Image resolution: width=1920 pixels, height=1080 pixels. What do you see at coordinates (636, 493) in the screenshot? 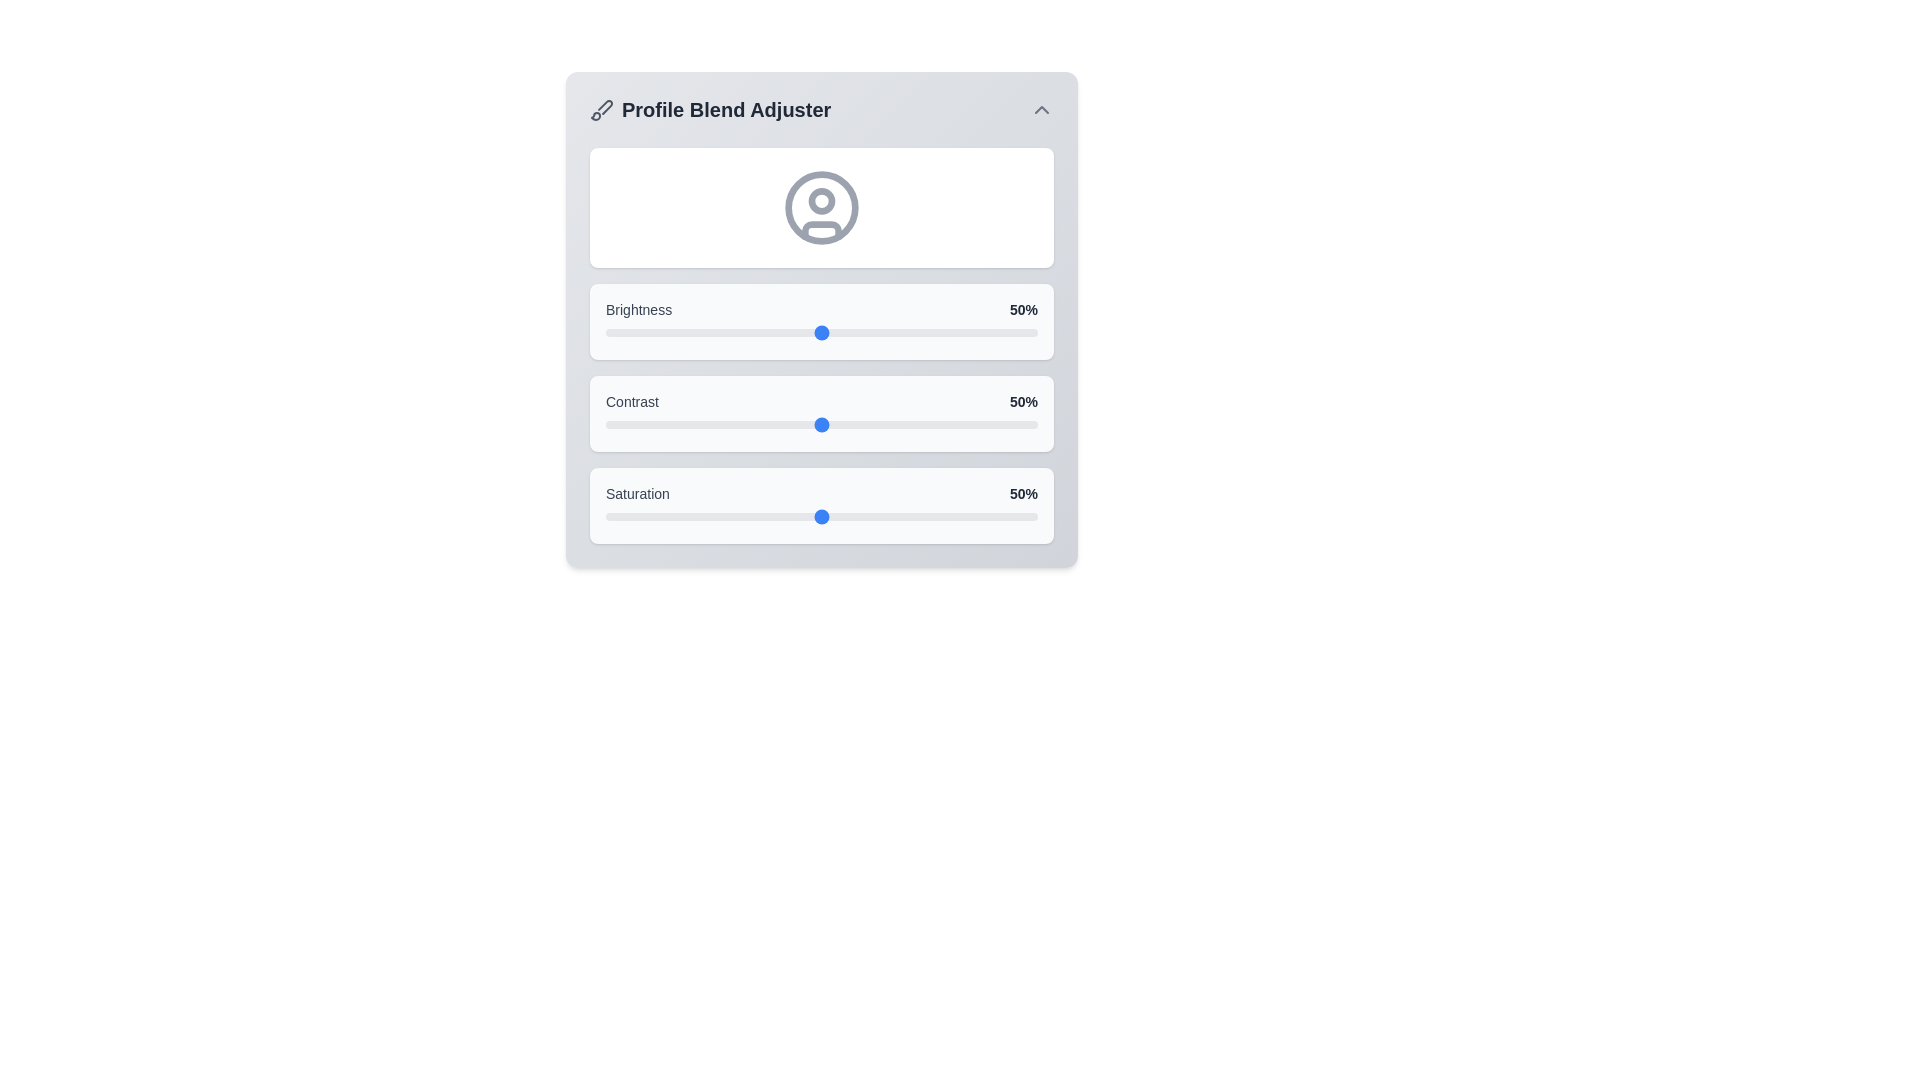
I see `the 'Saturation' text label, which is displayed in a small-sized, medium-weight gray font and is aligned horizontally with a percentage value '50%' to its right, situated below the 'Contrast' label` at bounding box center [636, 493].